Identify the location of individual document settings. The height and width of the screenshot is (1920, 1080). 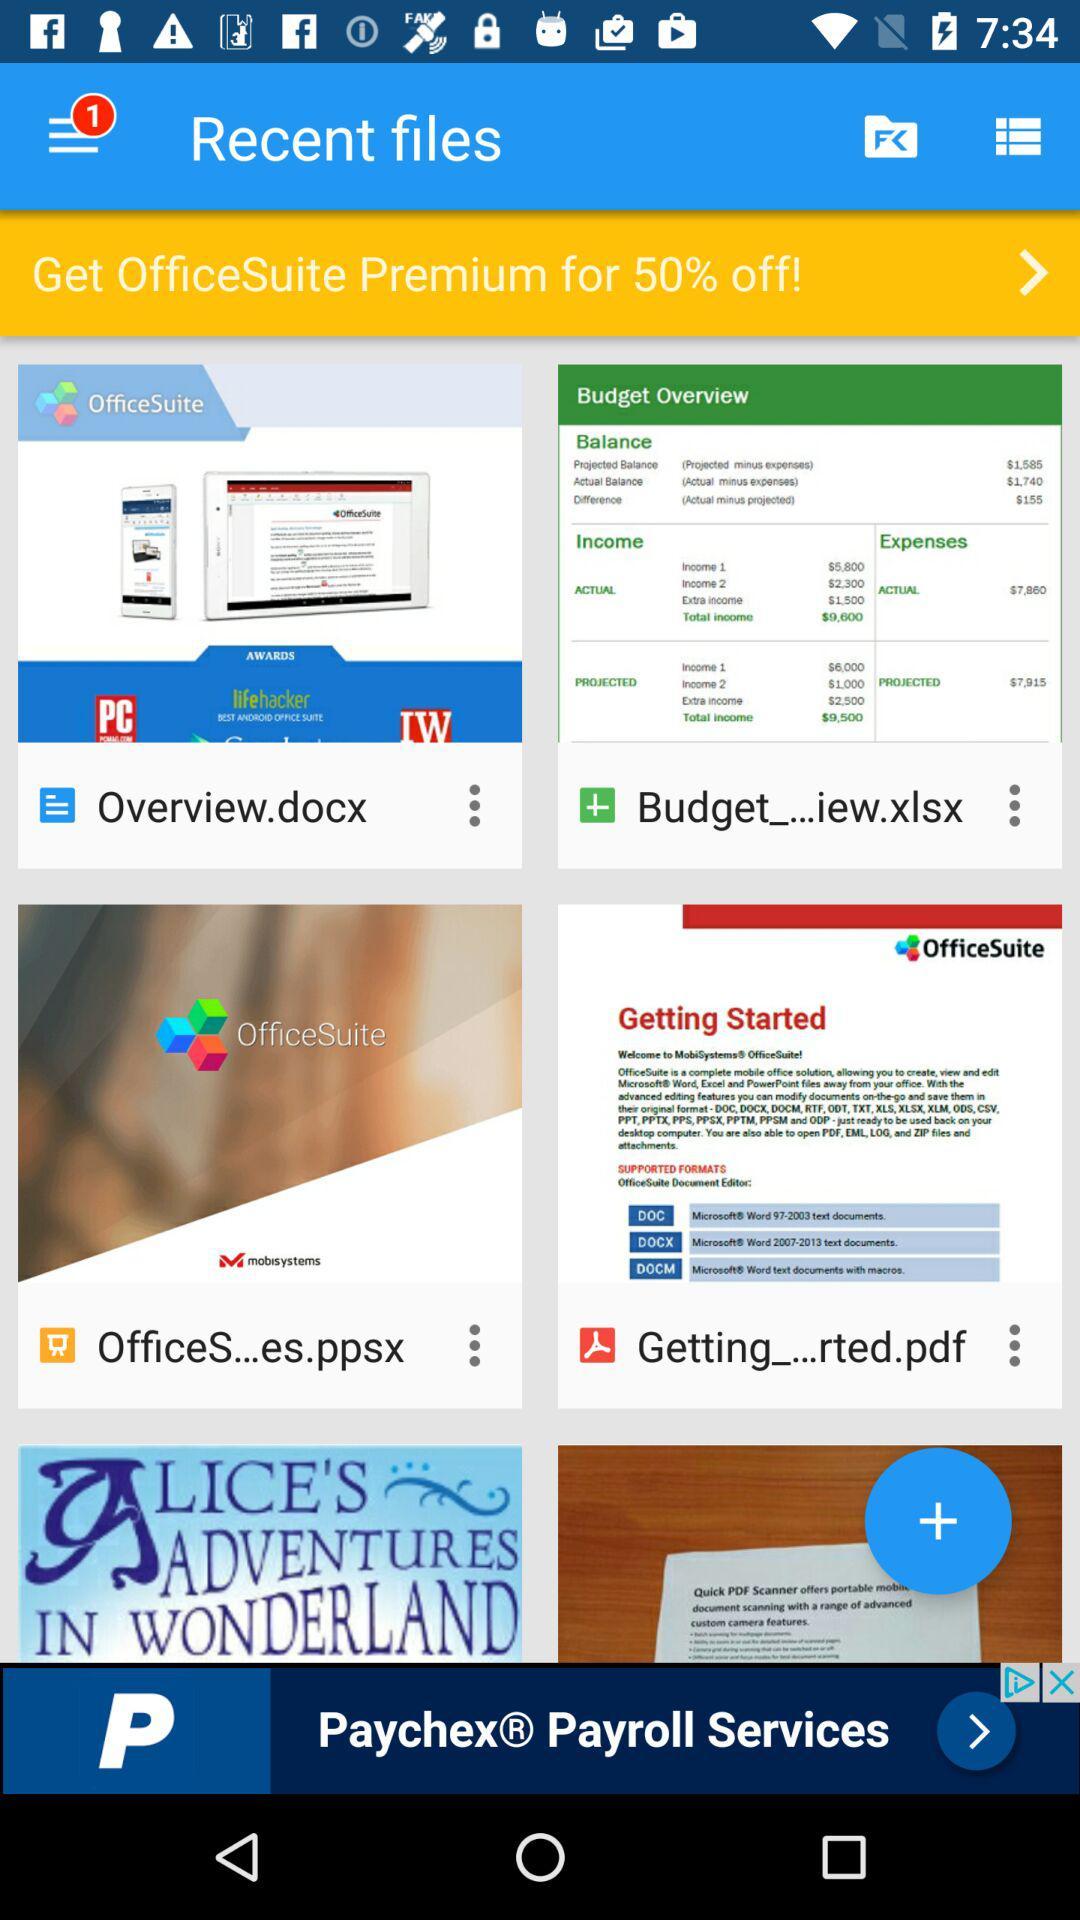
(1014, 805).